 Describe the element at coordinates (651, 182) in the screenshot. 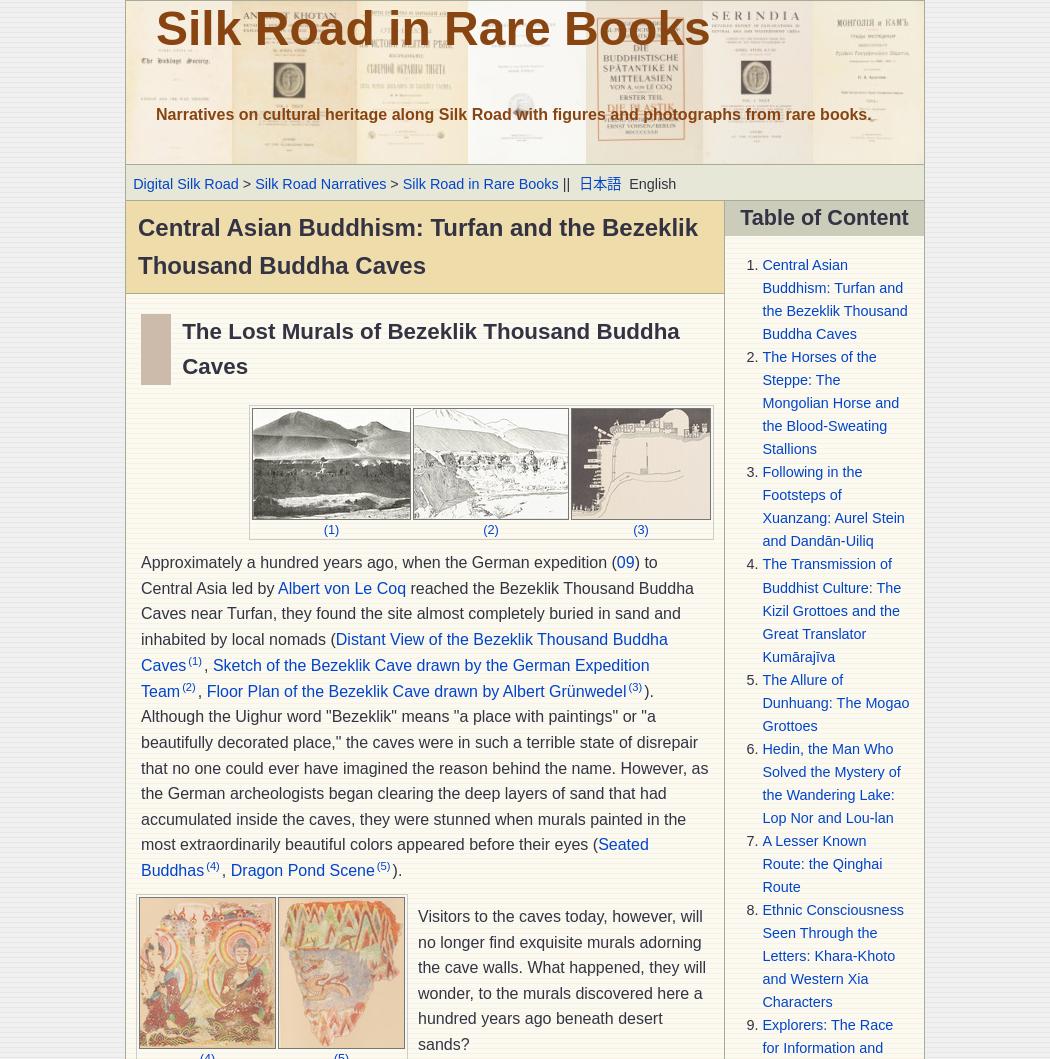

I see `'English'` at that location.